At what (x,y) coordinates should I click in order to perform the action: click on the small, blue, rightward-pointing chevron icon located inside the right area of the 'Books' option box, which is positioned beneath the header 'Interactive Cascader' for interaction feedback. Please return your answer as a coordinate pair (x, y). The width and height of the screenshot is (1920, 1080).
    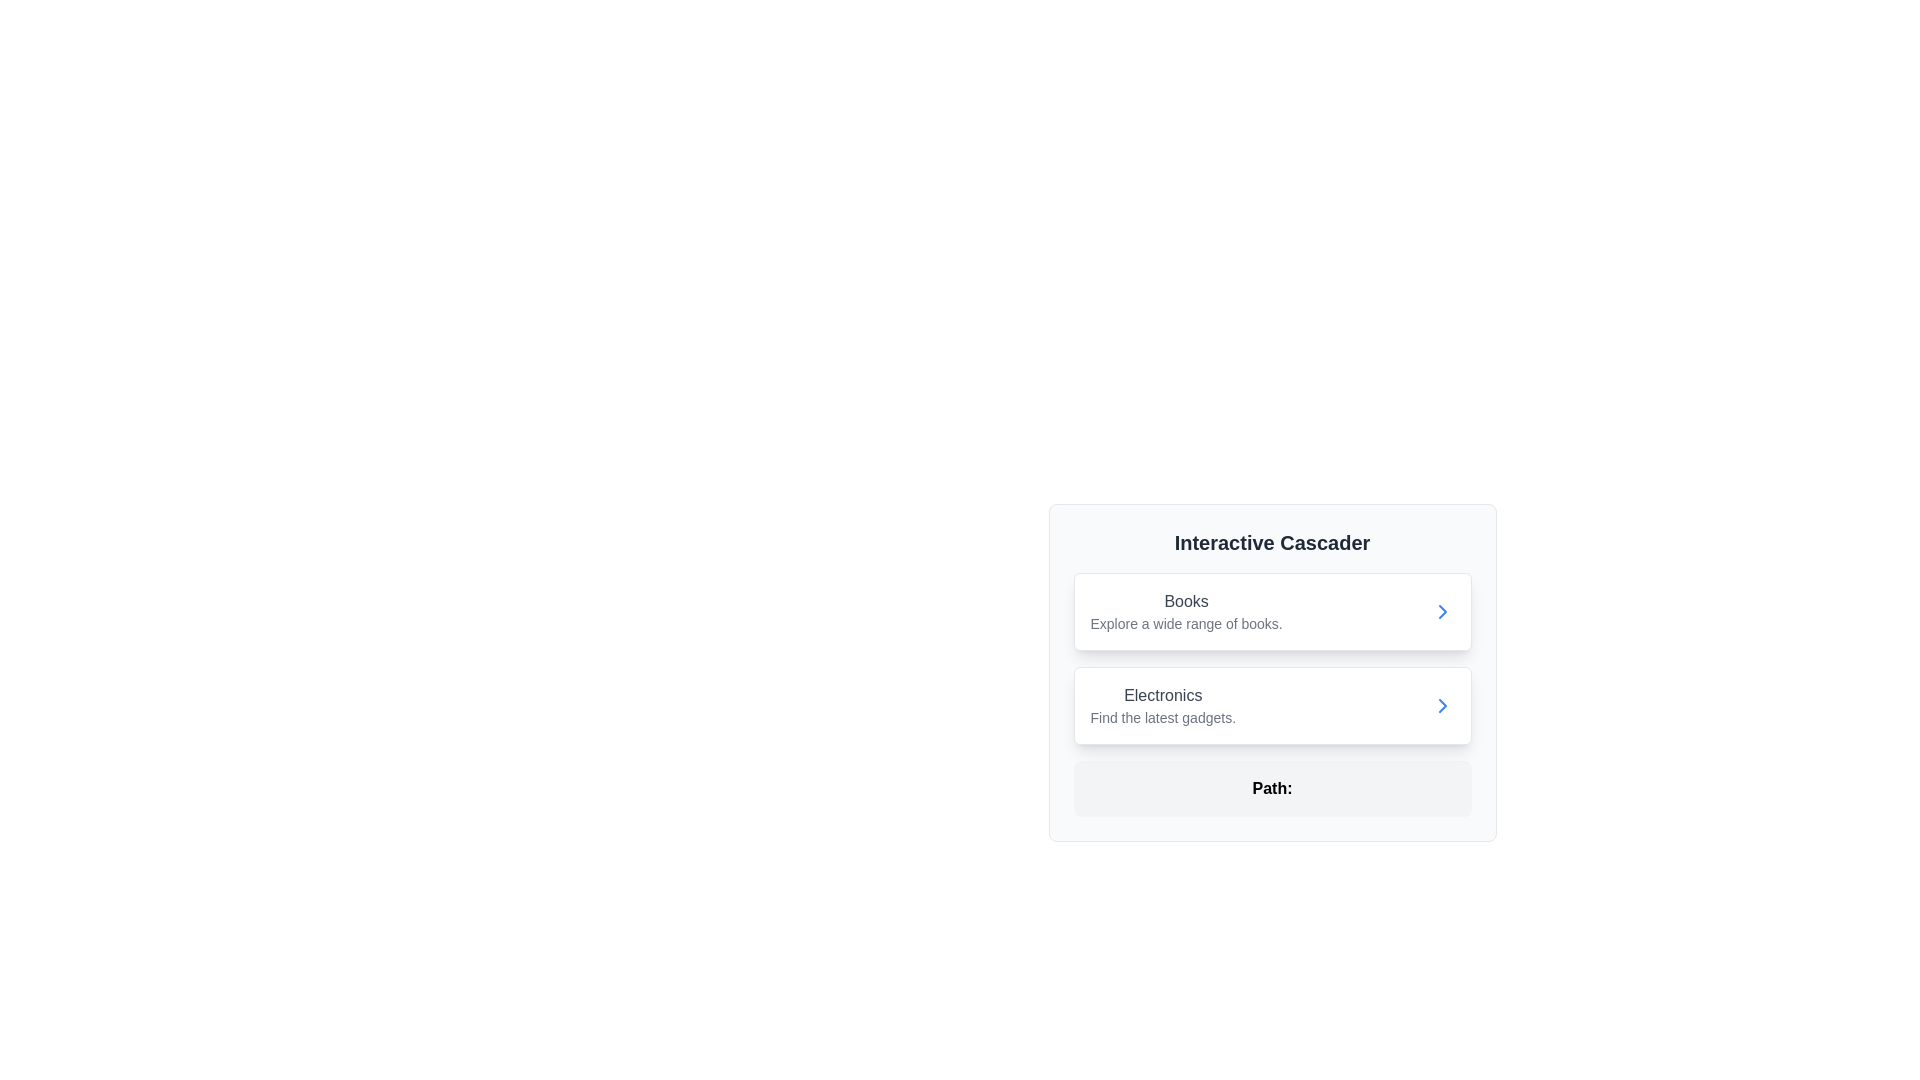
    Looking at the image, I should click on (1442, 611).